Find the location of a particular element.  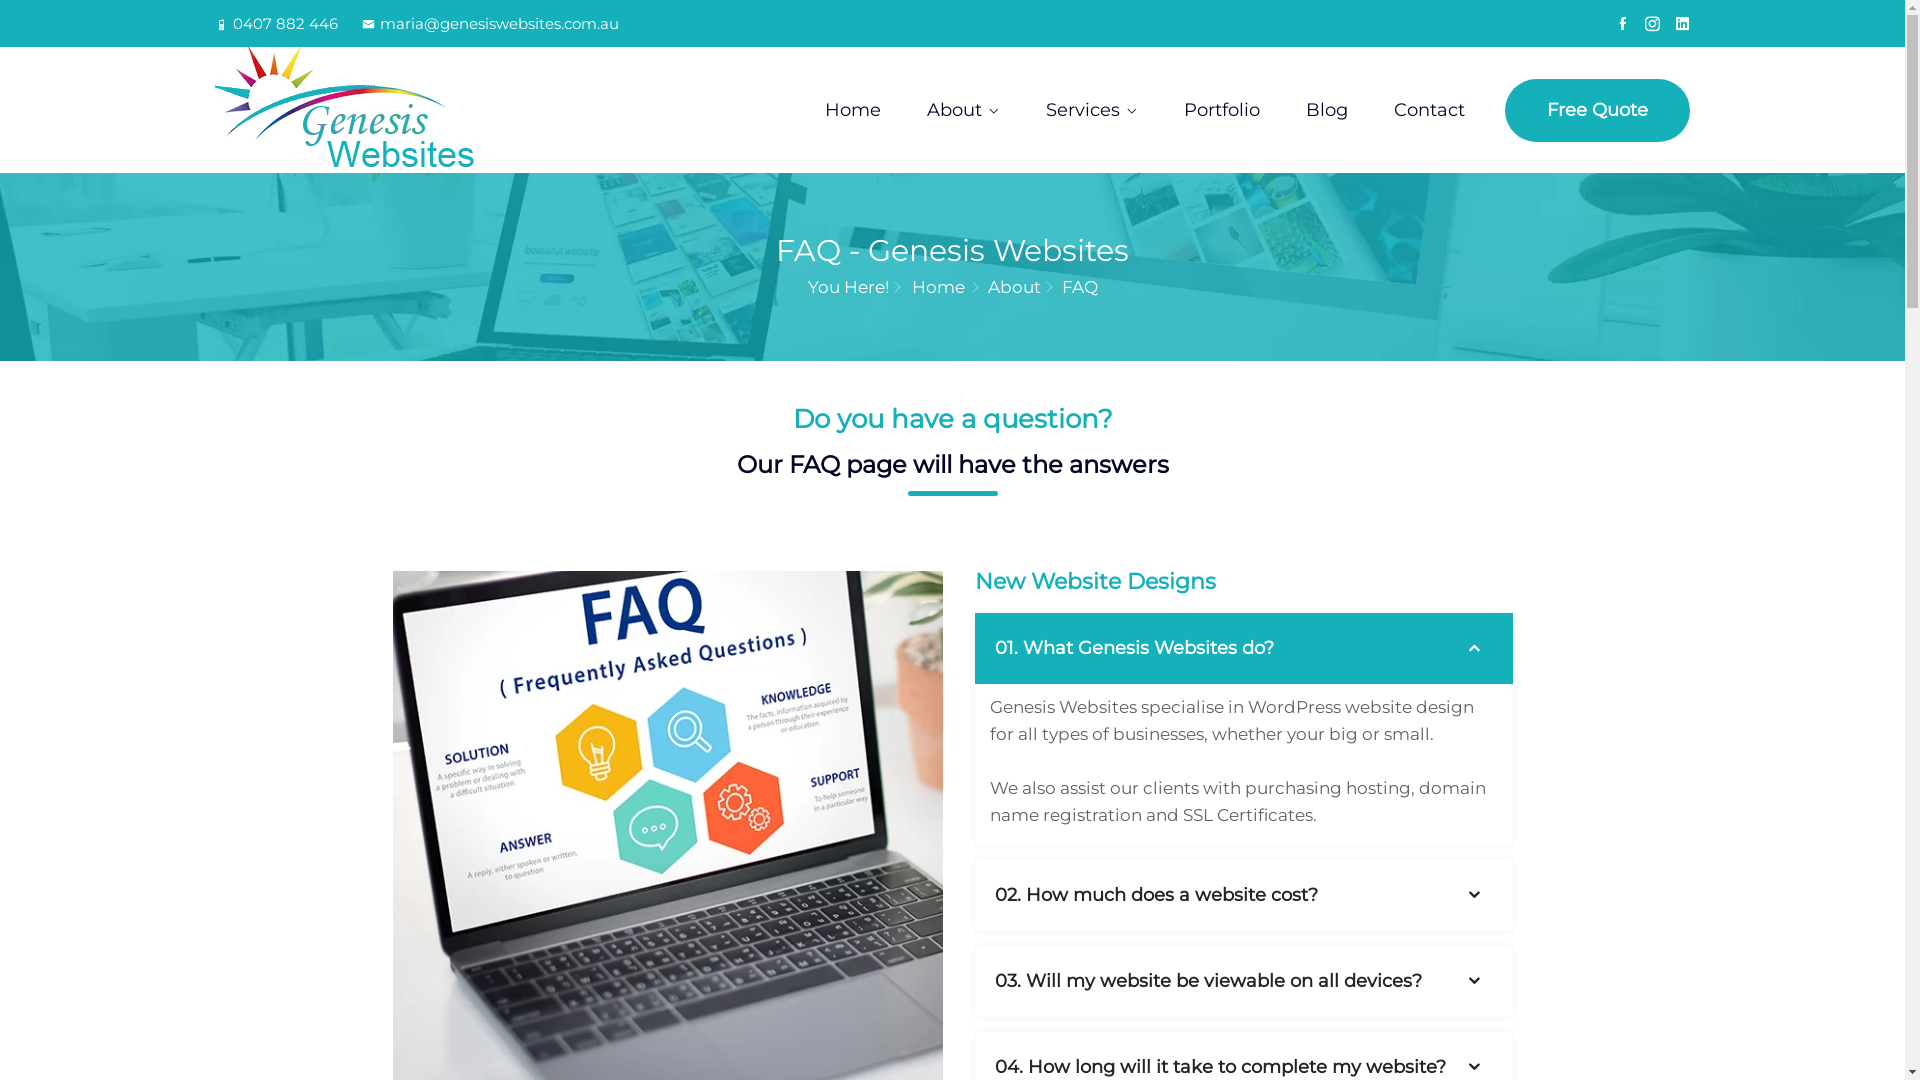

'Portfolio' is located at coordinates (1184, 110).